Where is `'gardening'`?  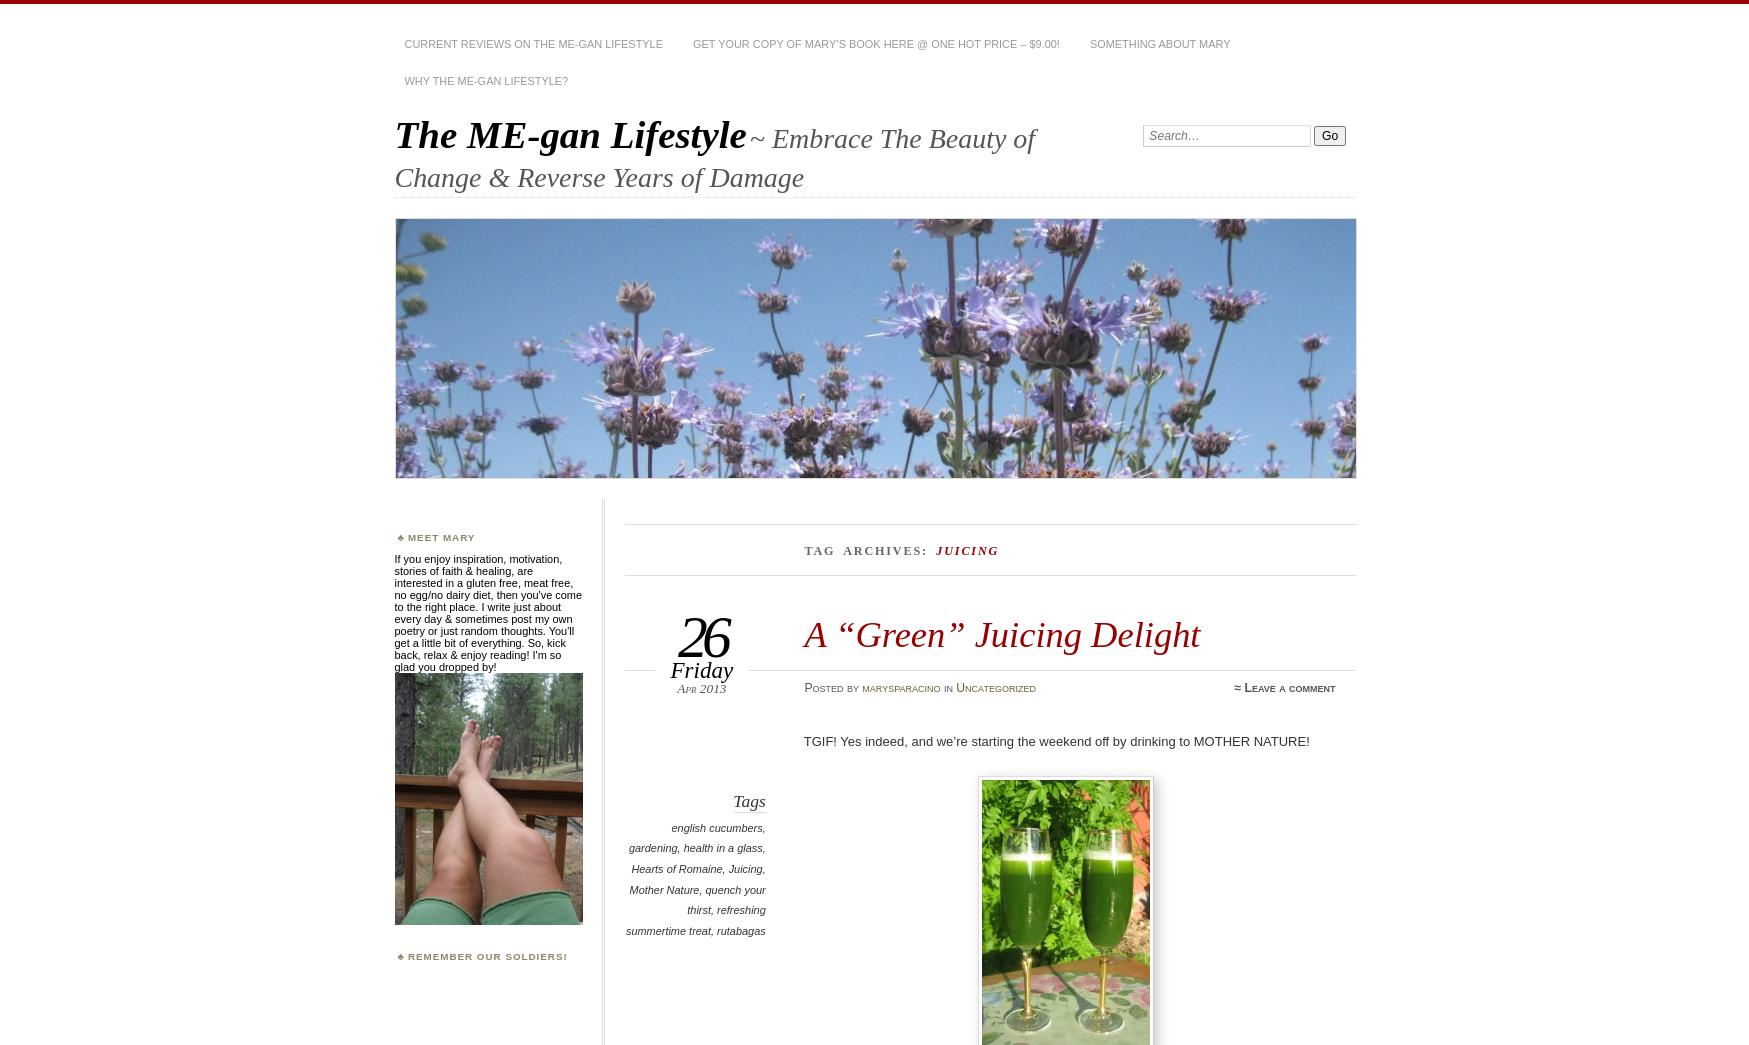 'gardening' is located at coordinates (652, 847).